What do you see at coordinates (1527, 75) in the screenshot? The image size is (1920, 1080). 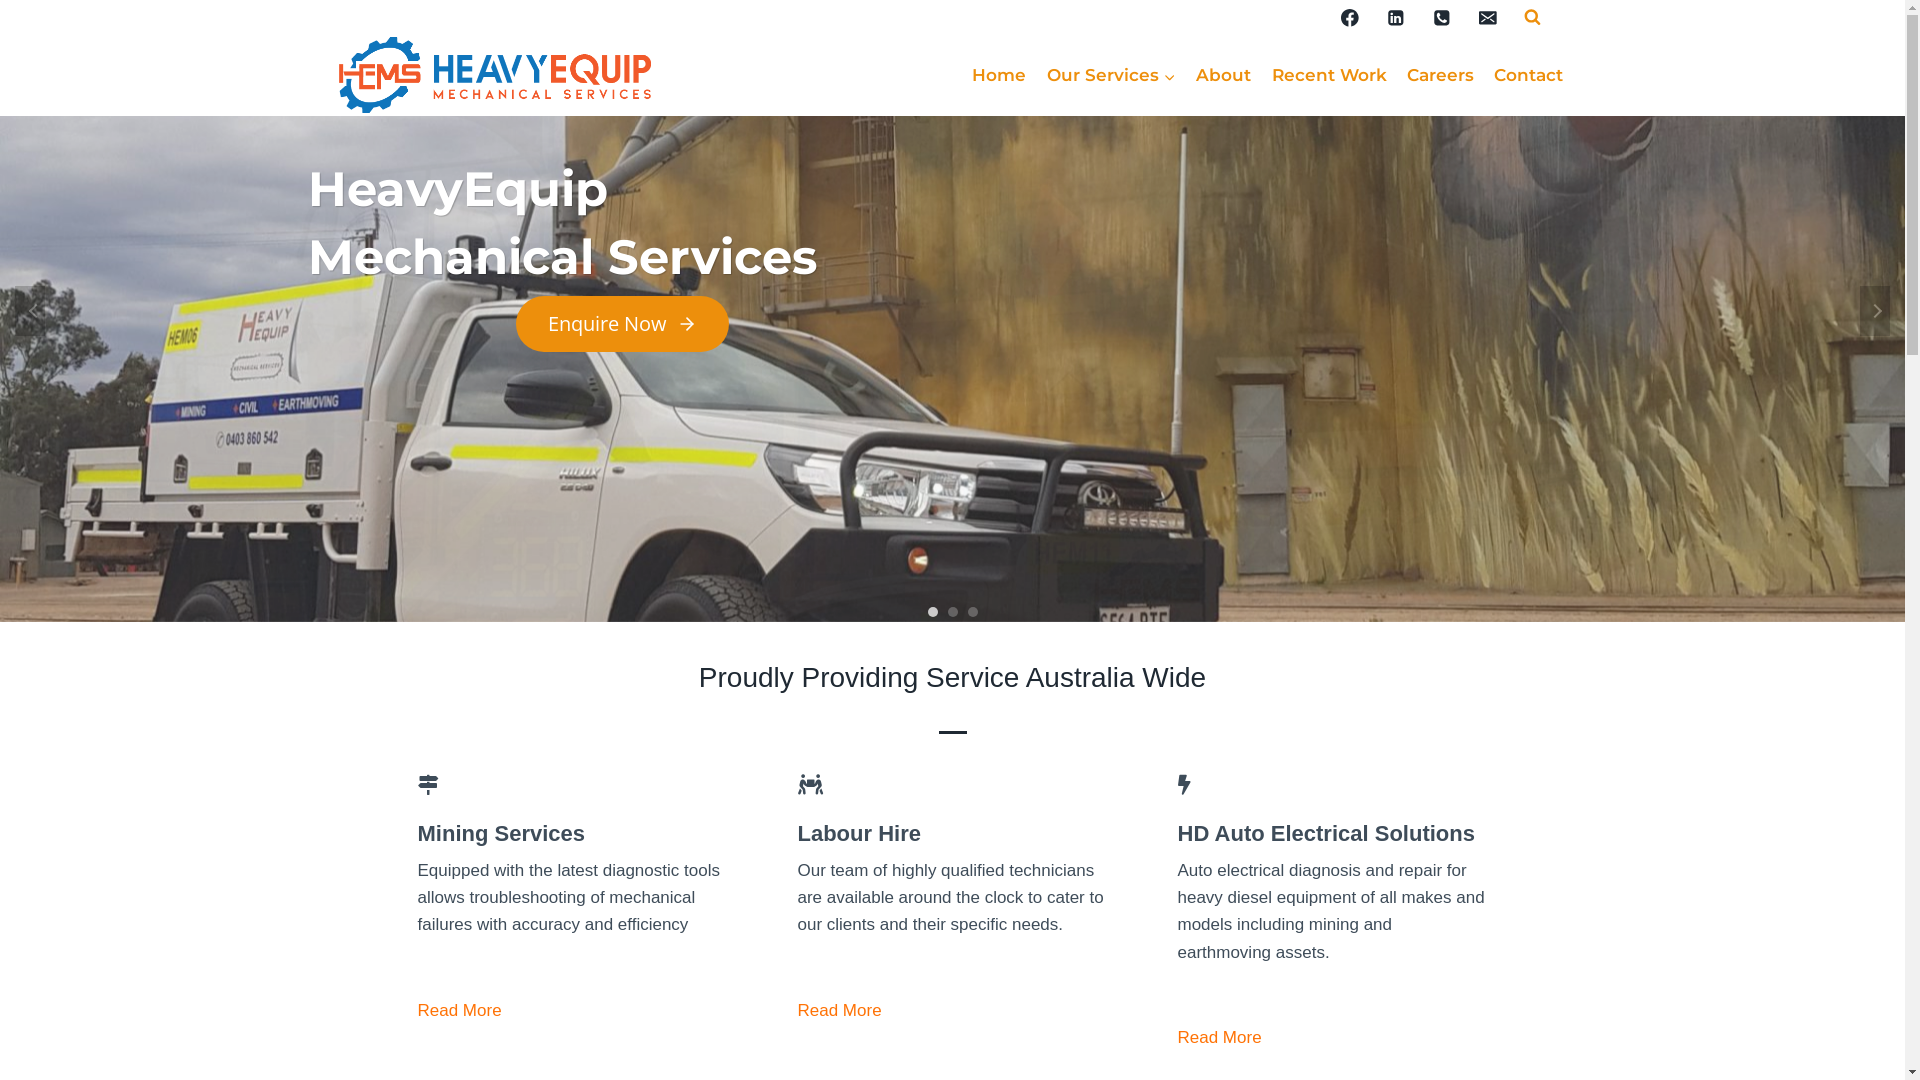 I see `'Contact'` at bounding box center [1527, 75].